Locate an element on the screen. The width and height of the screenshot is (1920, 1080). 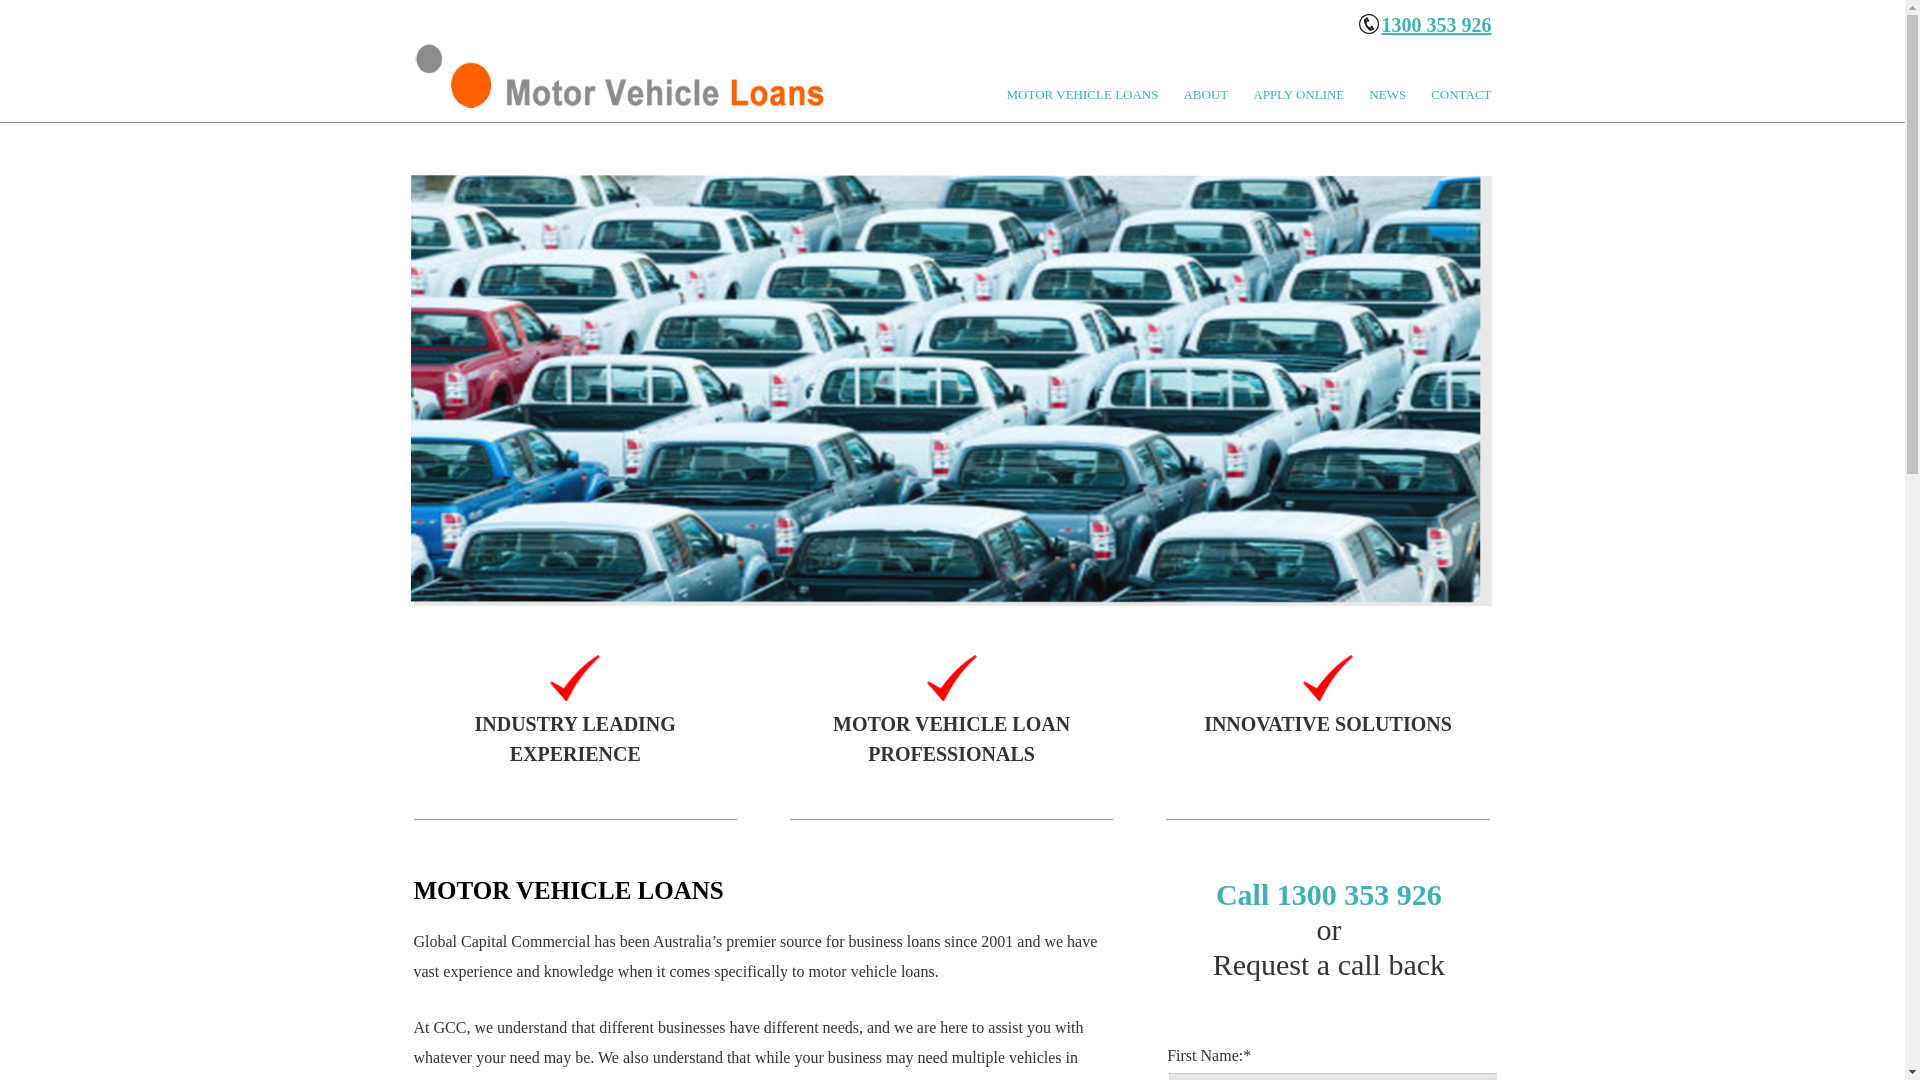
'ABOUT' is located at coordinates (1217, 94).